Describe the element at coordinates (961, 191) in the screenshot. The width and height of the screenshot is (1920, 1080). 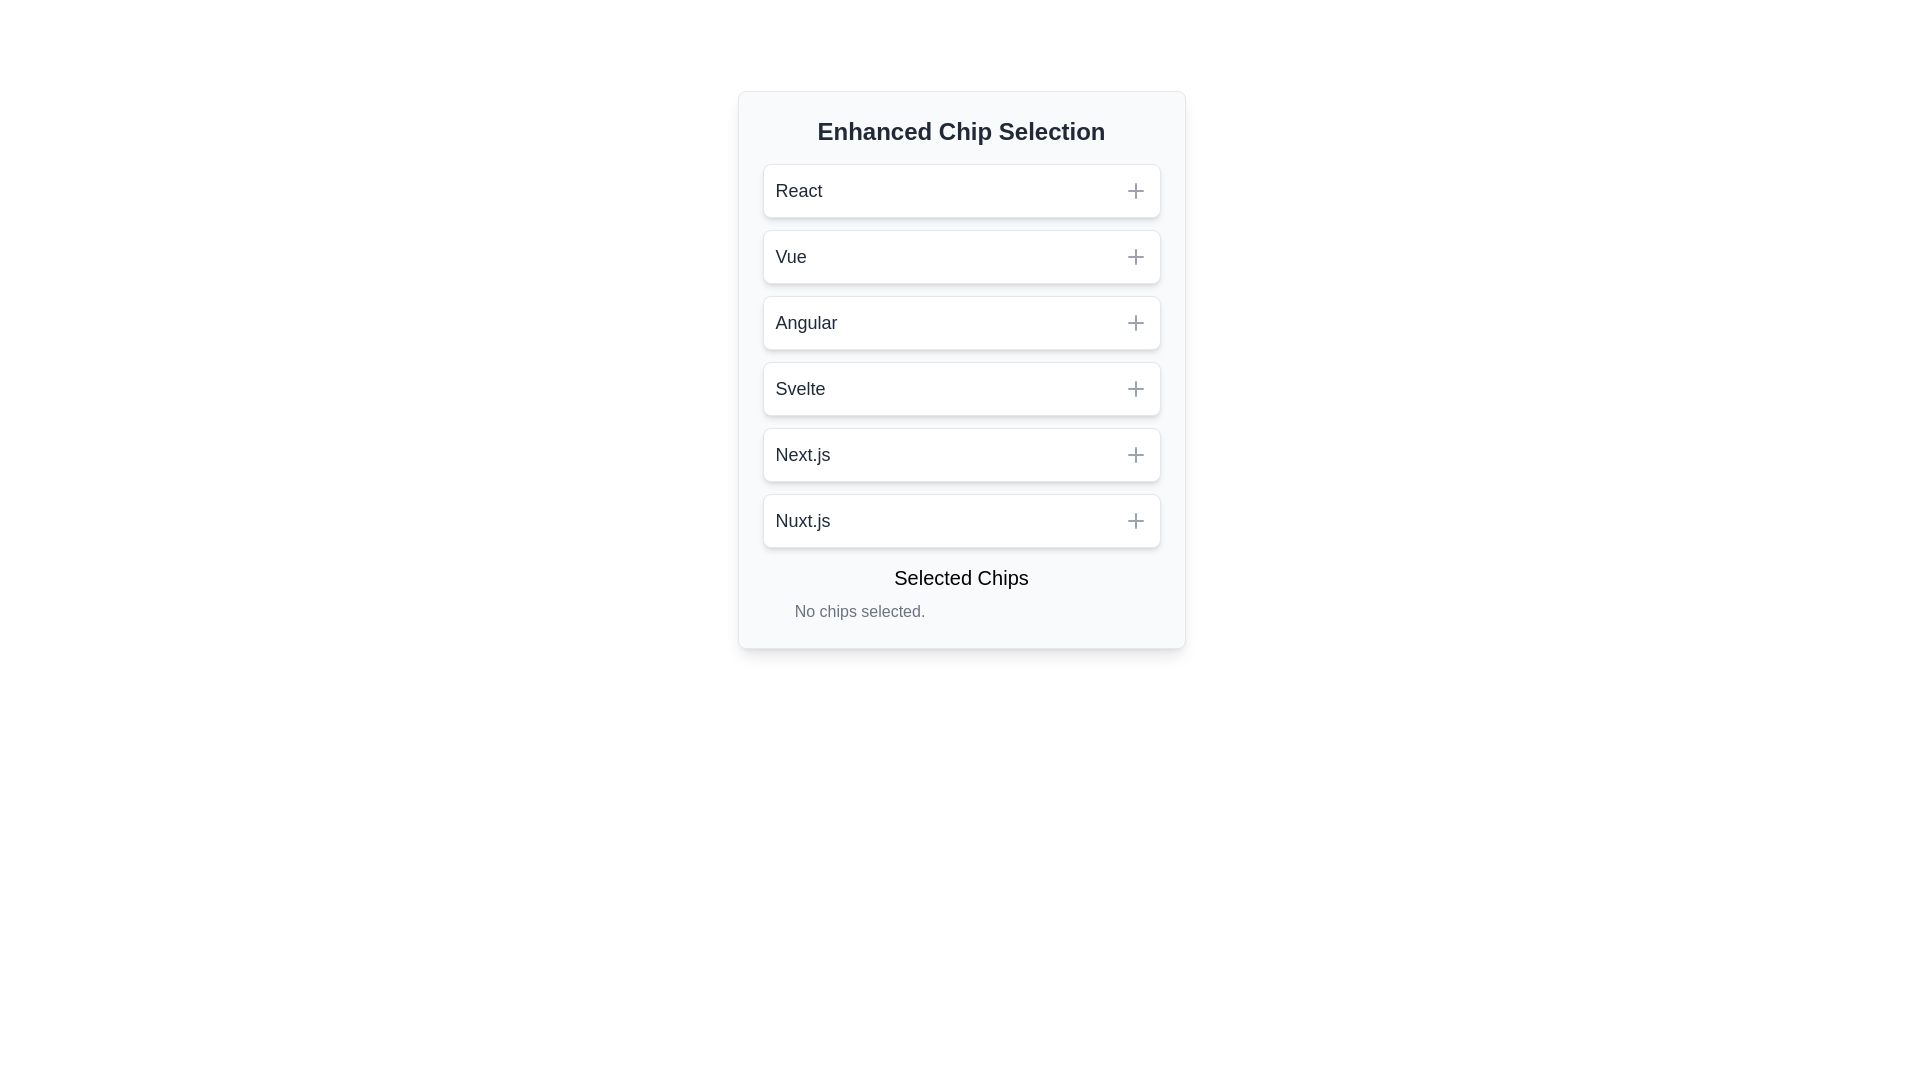
I see `the first interactive card representing the 'React' option` at that location.